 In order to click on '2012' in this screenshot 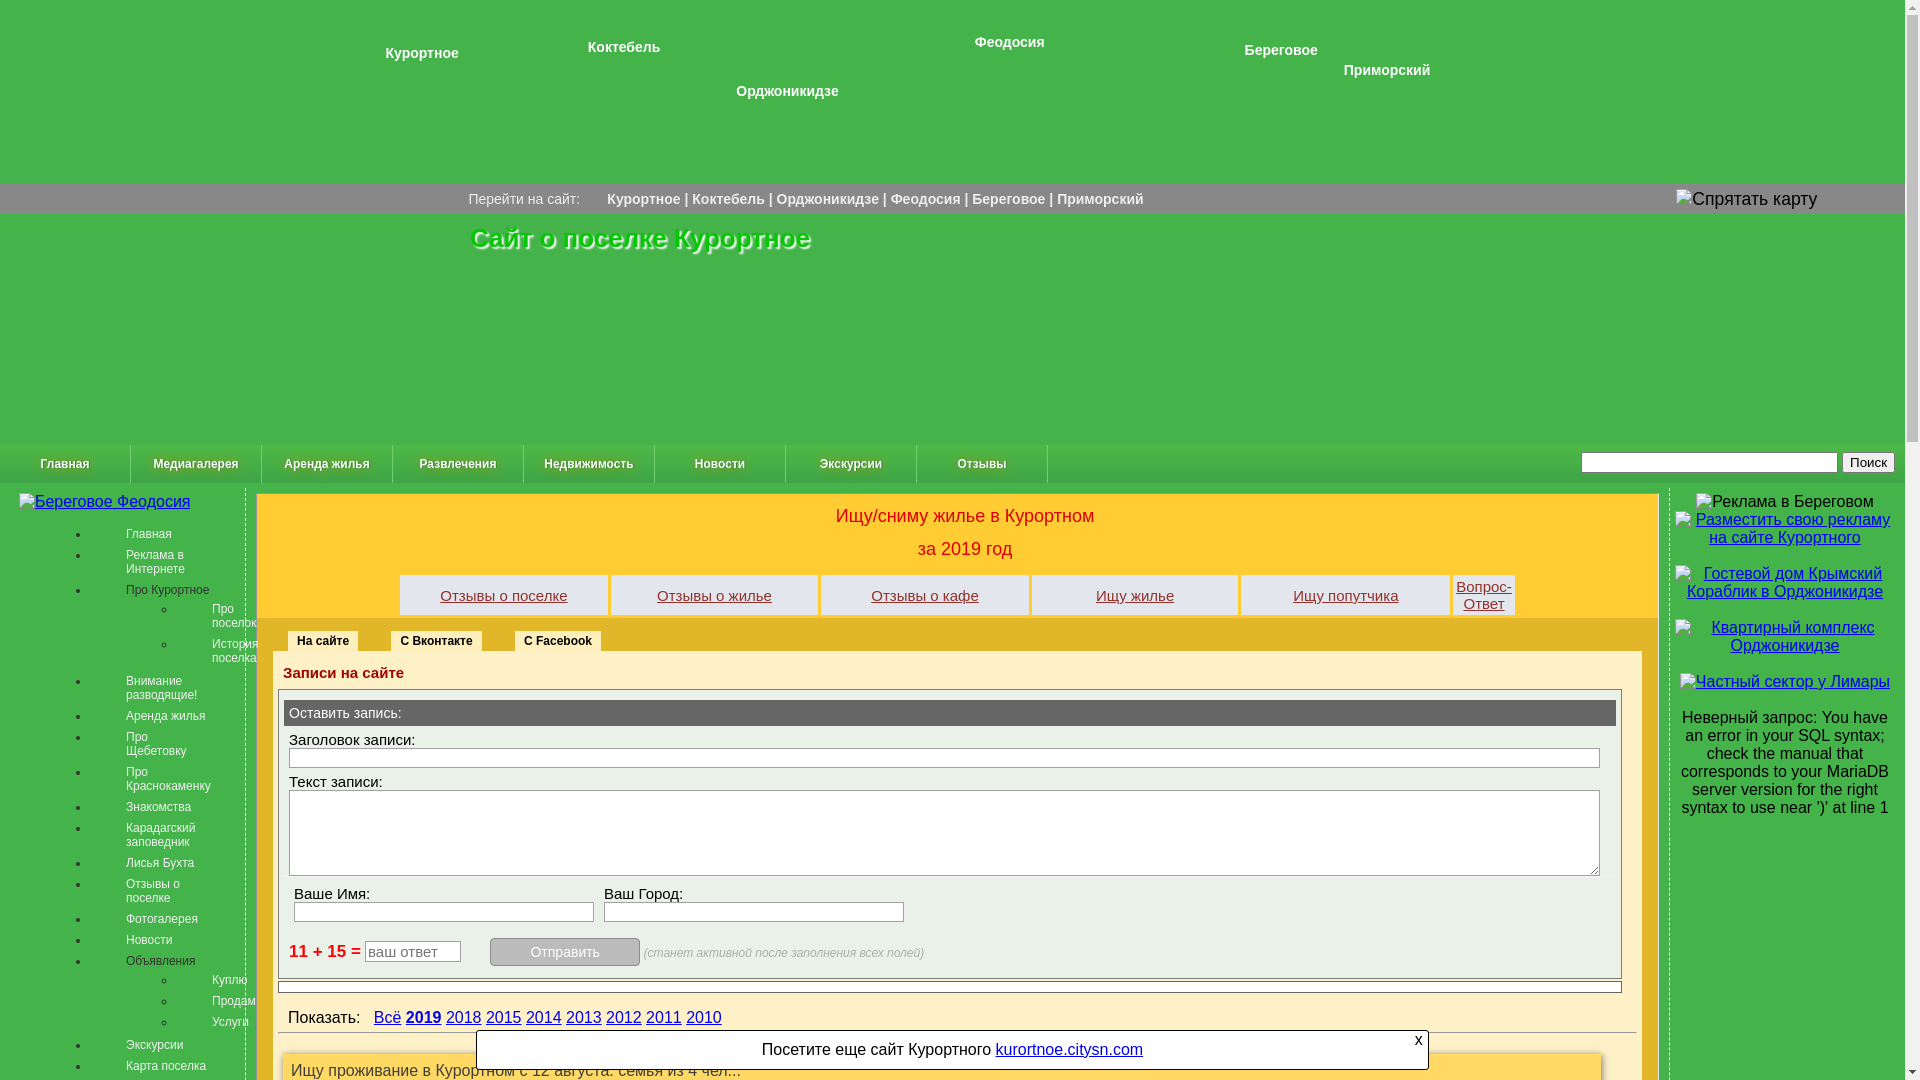, I will do `click(623, 1017)`.